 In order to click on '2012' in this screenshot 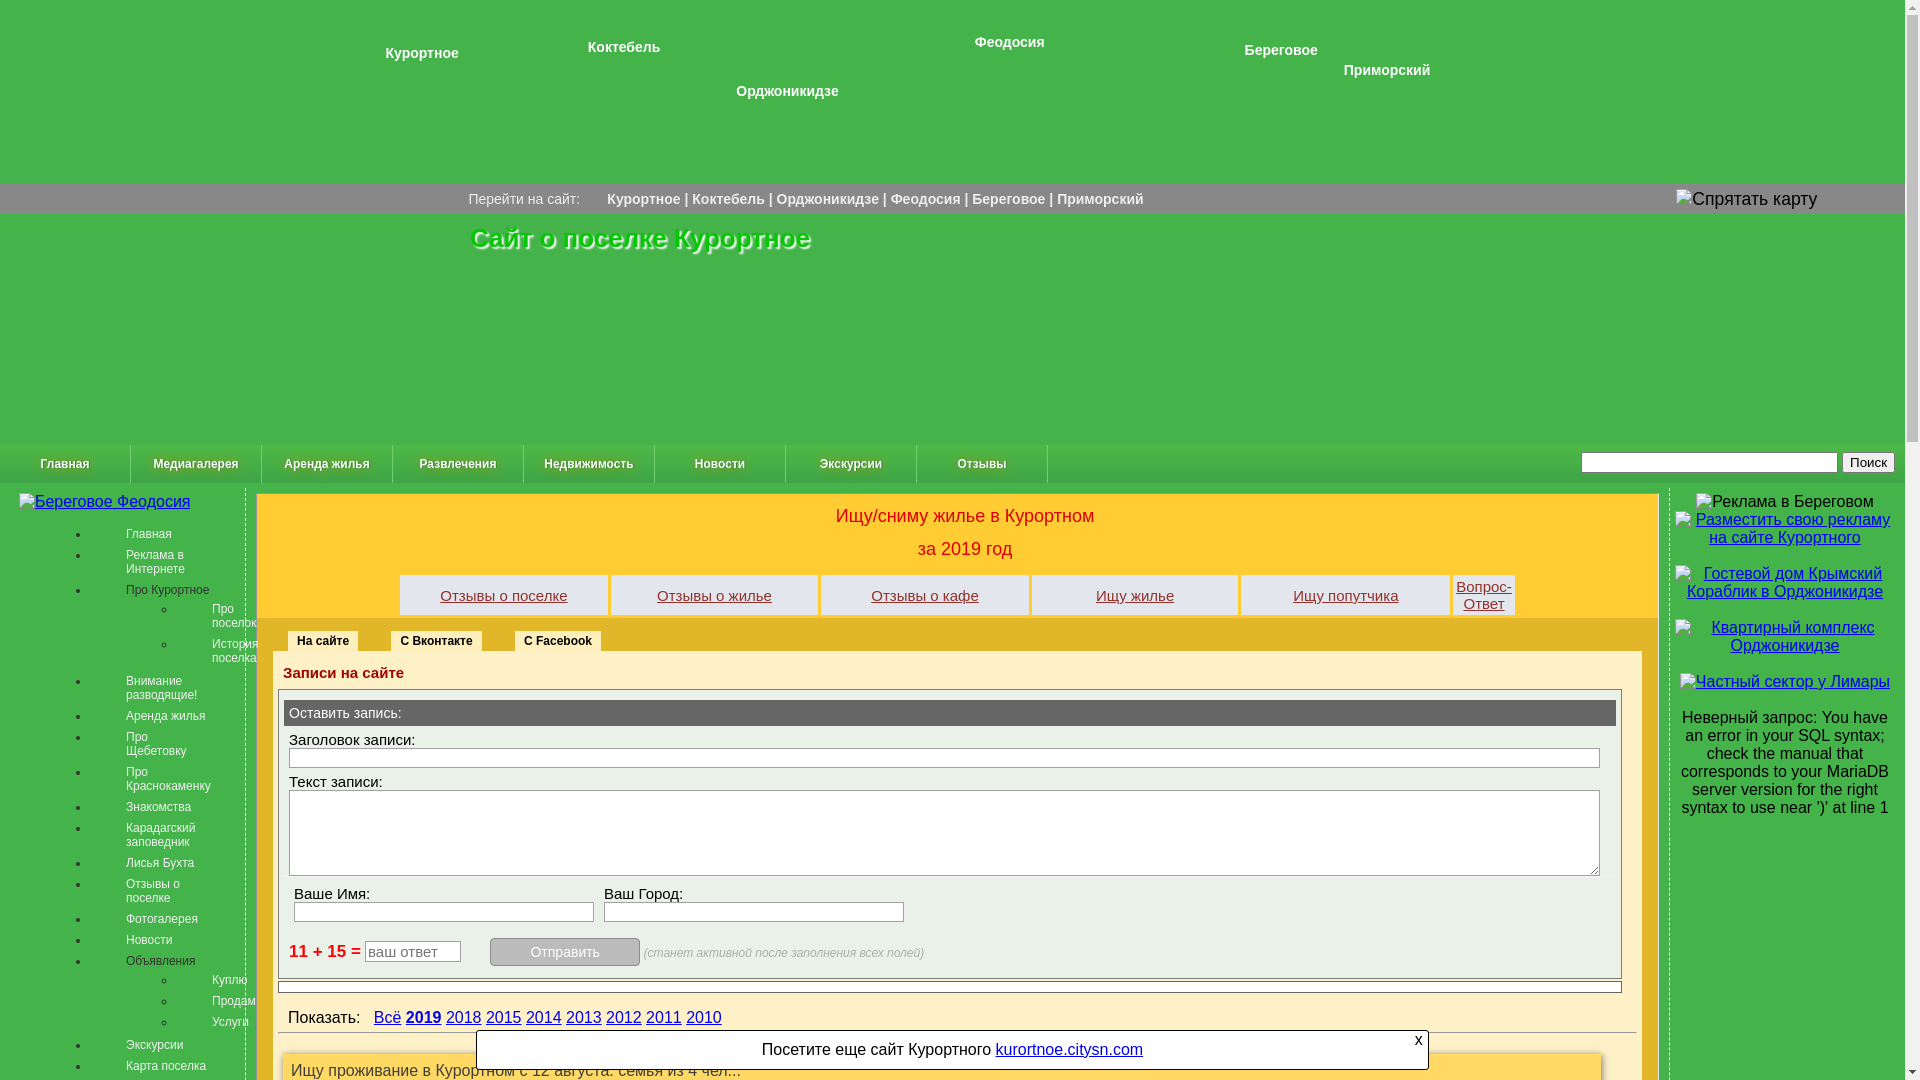, I will do `click(623, 1017)`.